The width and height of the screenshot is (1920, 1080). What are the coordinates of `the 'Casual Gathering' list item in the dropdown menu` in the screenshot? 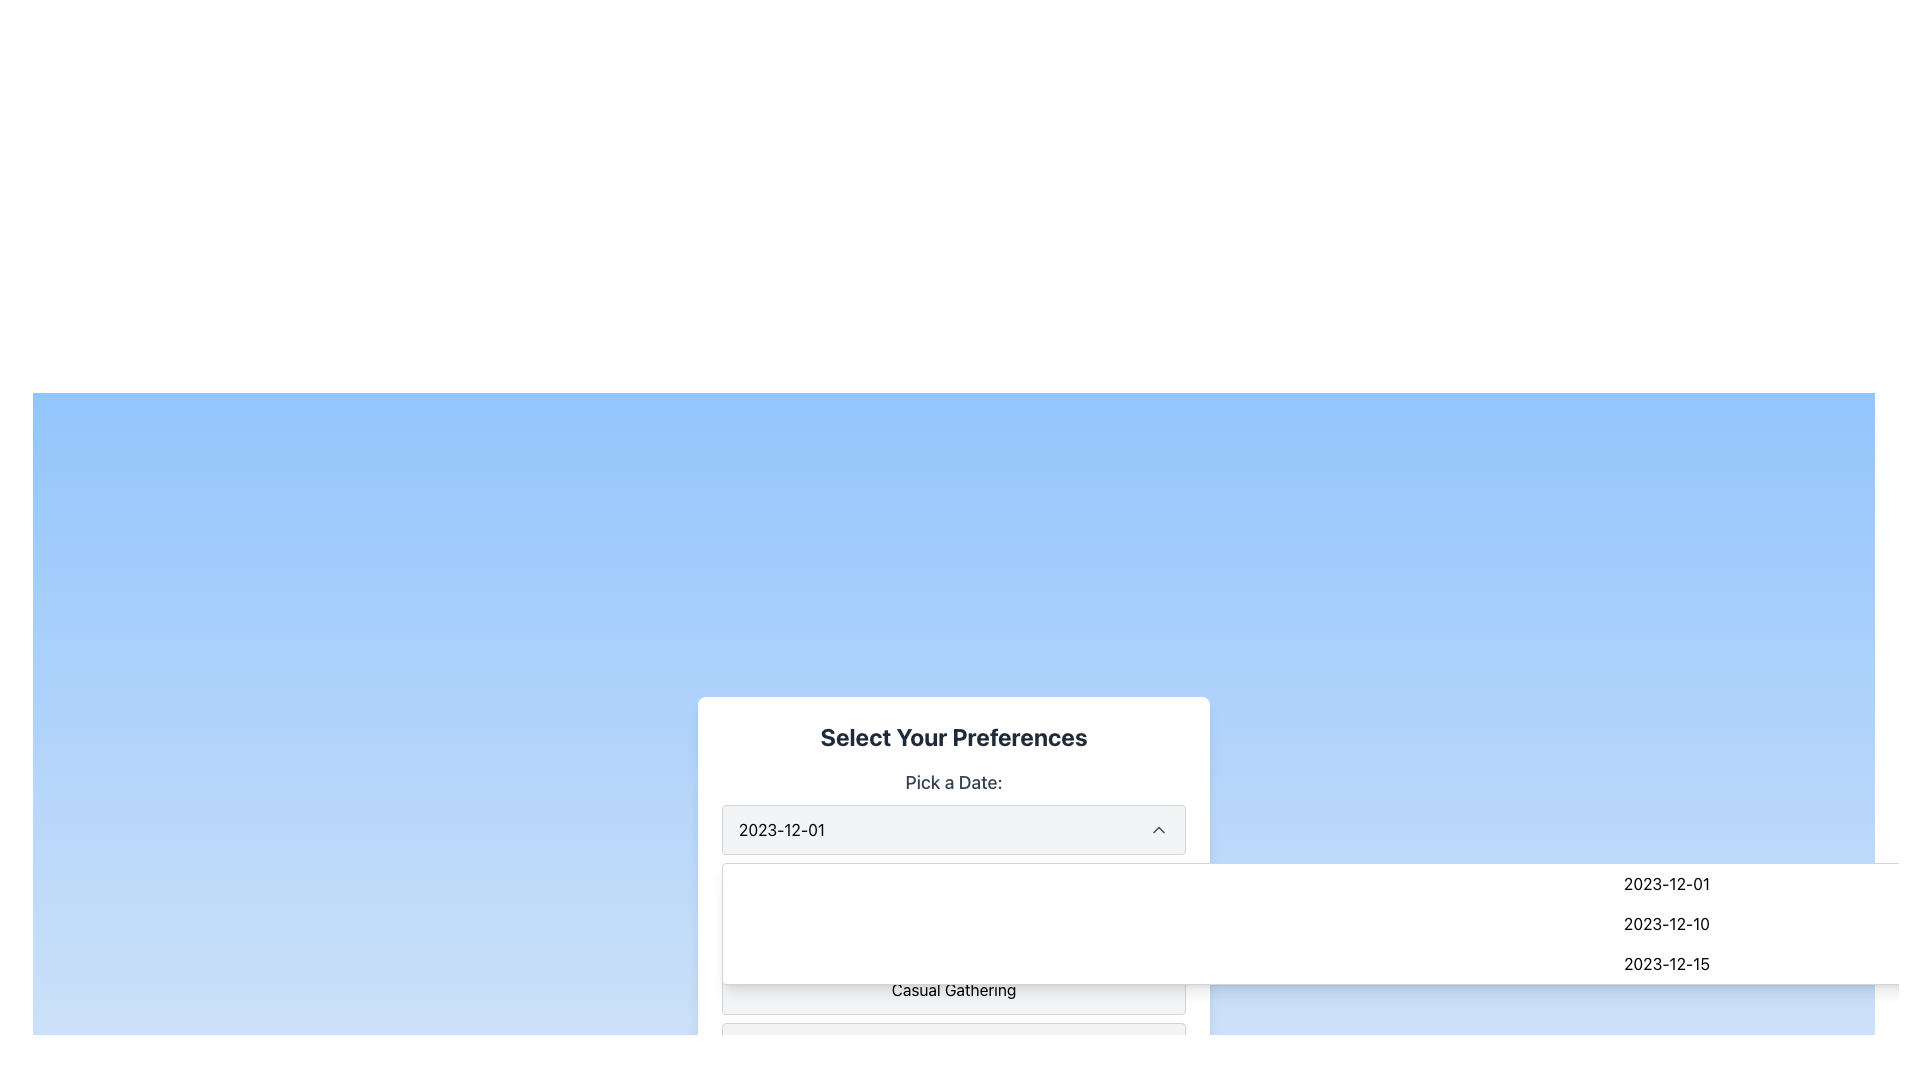 It's located at (953, 990).